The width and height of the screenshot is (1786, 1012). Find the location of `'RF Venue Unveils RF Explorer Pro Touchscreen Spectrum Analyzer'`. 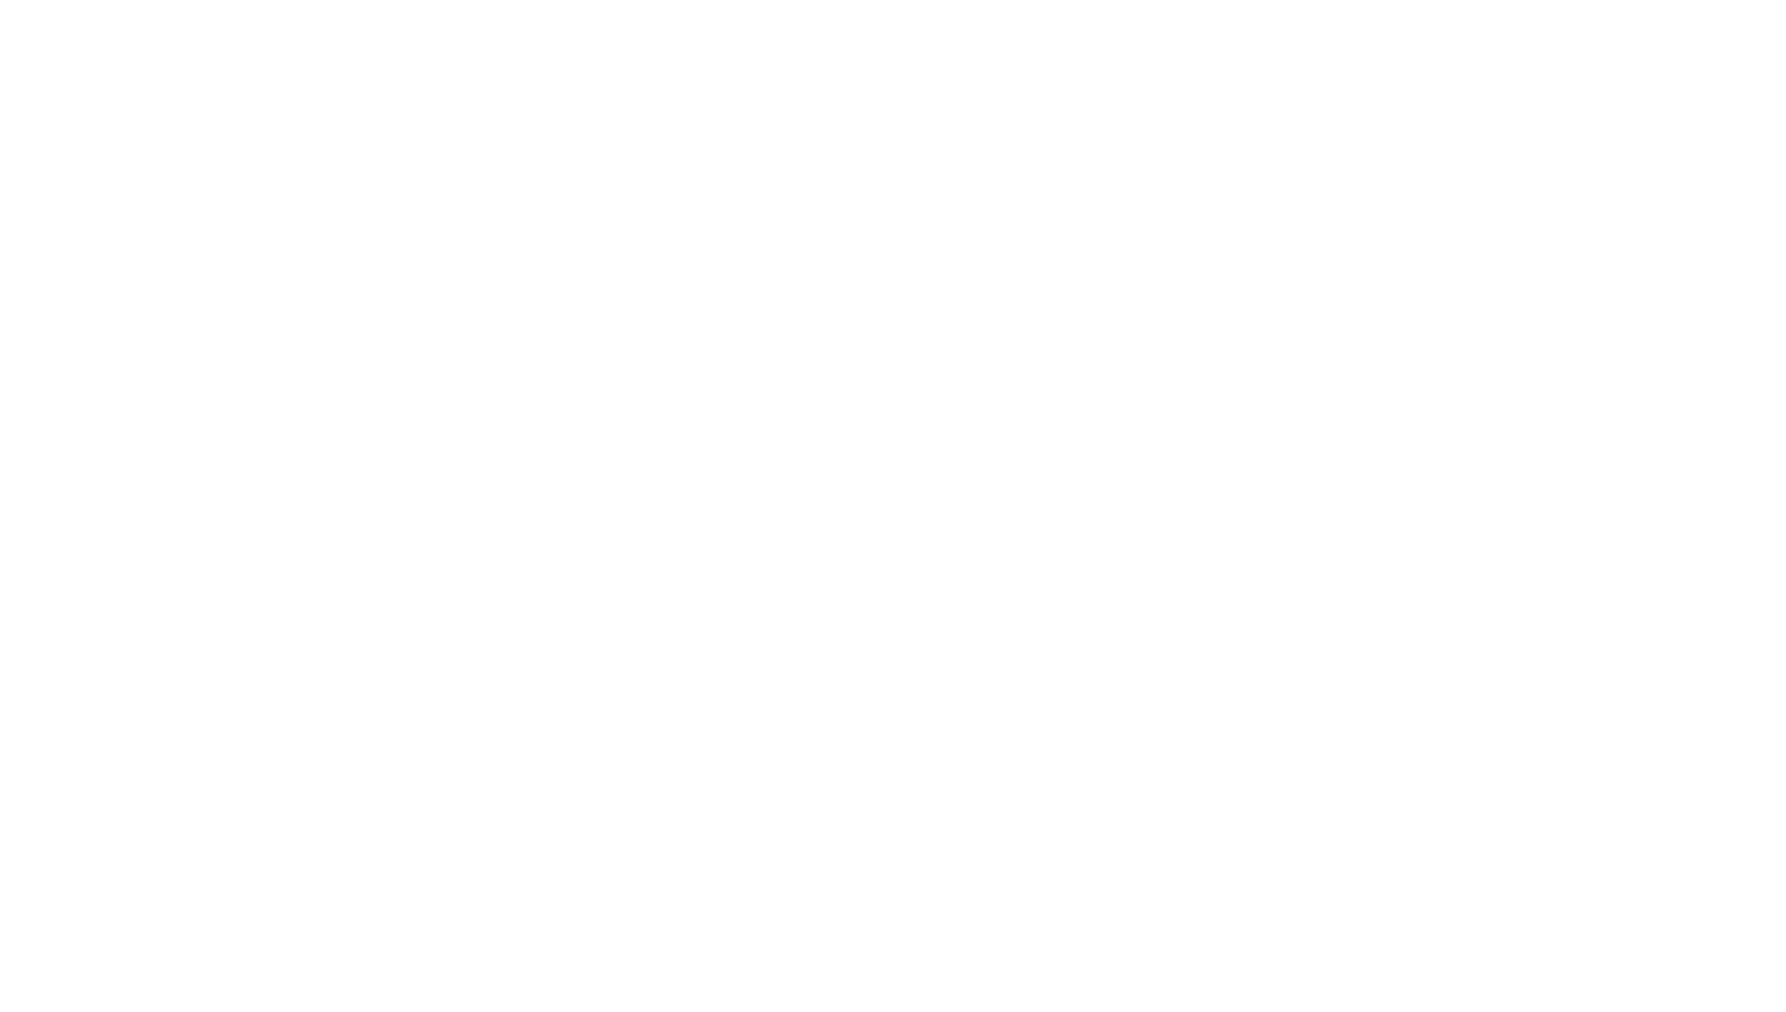

'RF Venue Unveils RF Explorer Pro Touchscreen Spectrum Analyzer' is located at coordinates (589, 396).